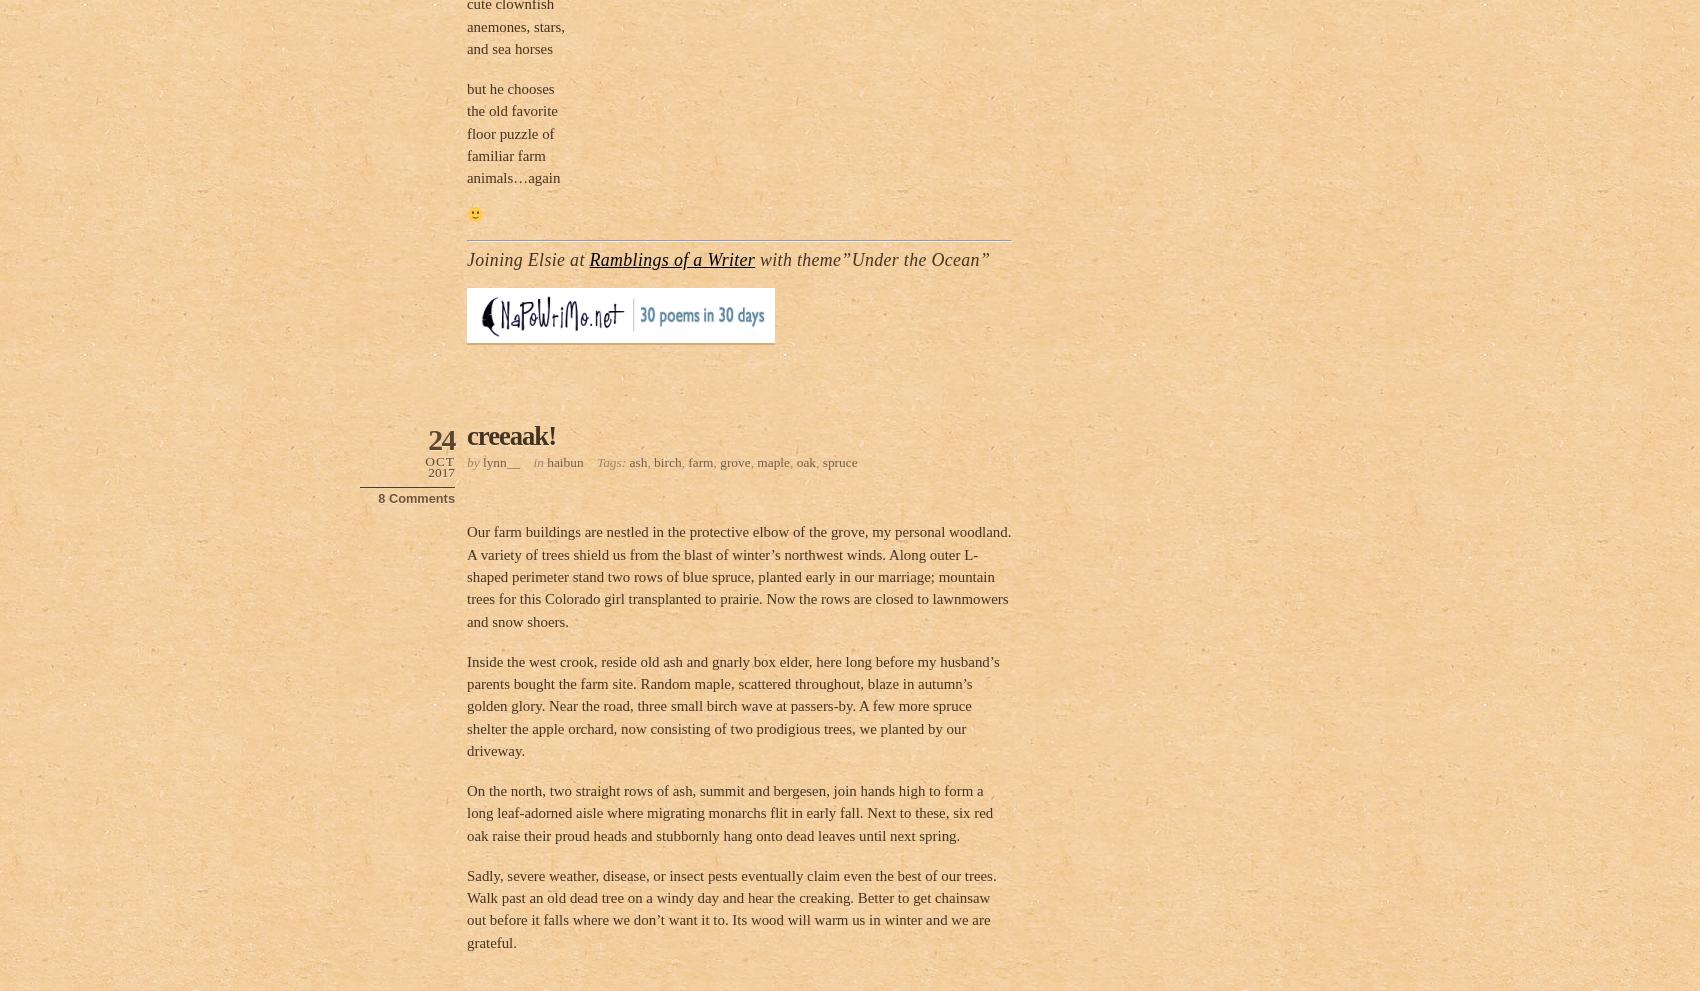 This screenshot has height=991, width=1700. What do you see at coordinates (466, 47) in the screenshot?
I see `'and sea horses'` at bounding box center [466, 47].